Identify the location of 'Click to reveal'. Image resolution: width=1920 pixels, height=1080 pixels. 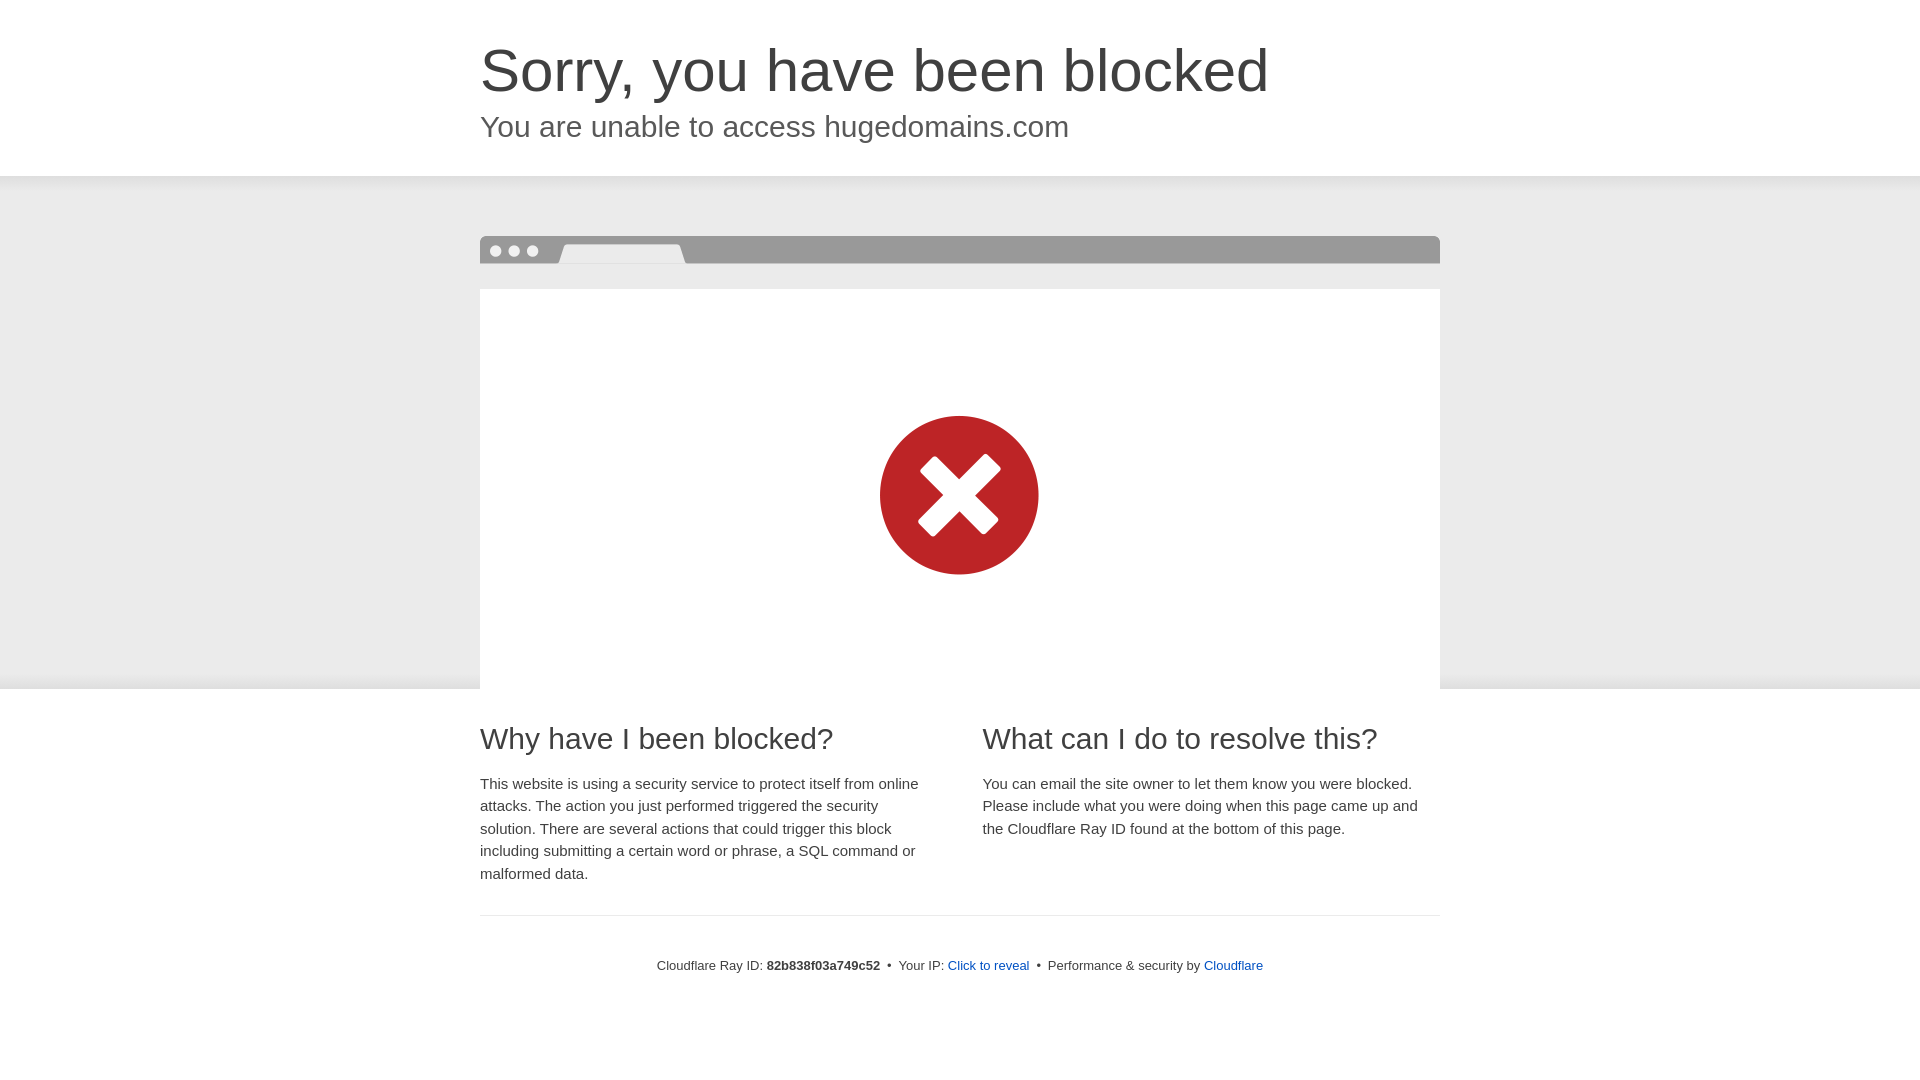
(988, 964).